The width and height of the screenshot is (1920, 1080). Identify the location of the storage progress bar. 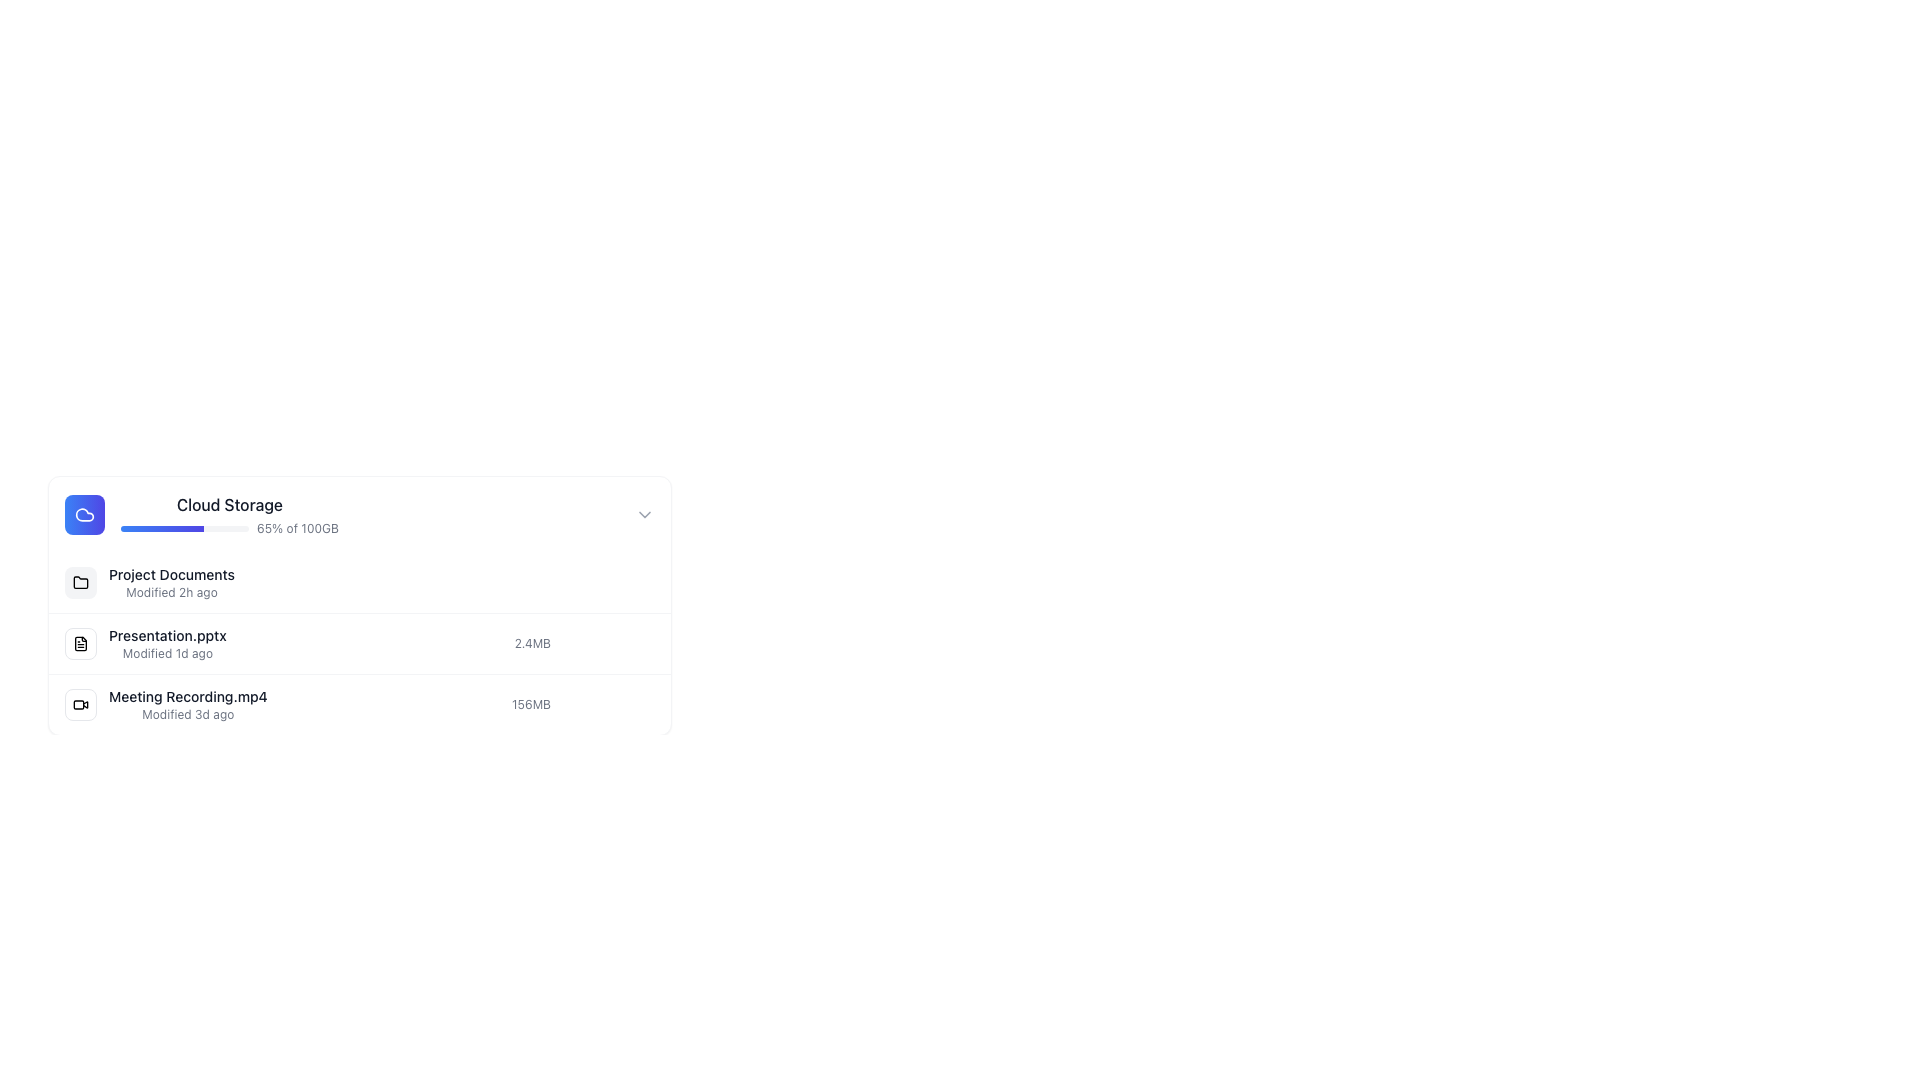
(147, 527).